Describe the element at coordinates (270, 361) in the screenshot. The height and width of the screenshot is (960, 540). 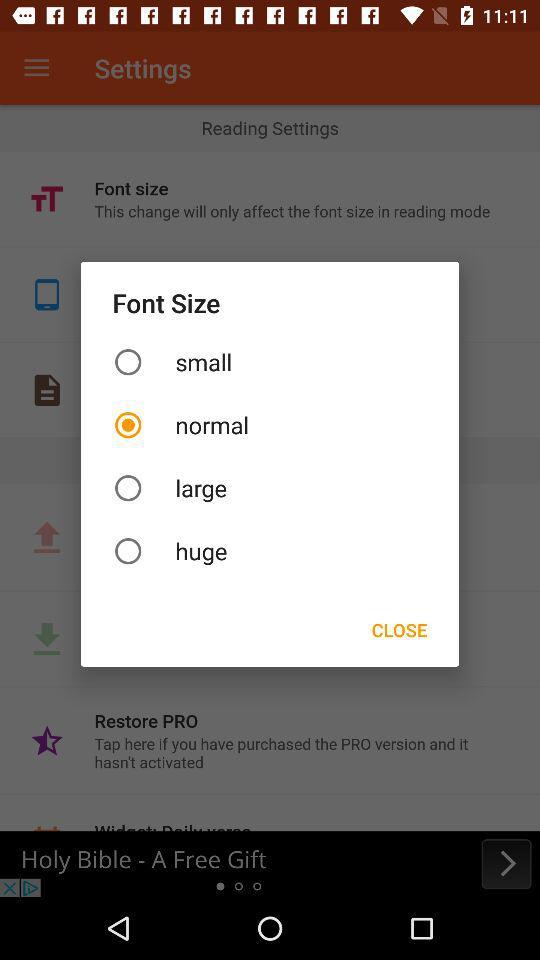
I see `item above the normal item` at that location.